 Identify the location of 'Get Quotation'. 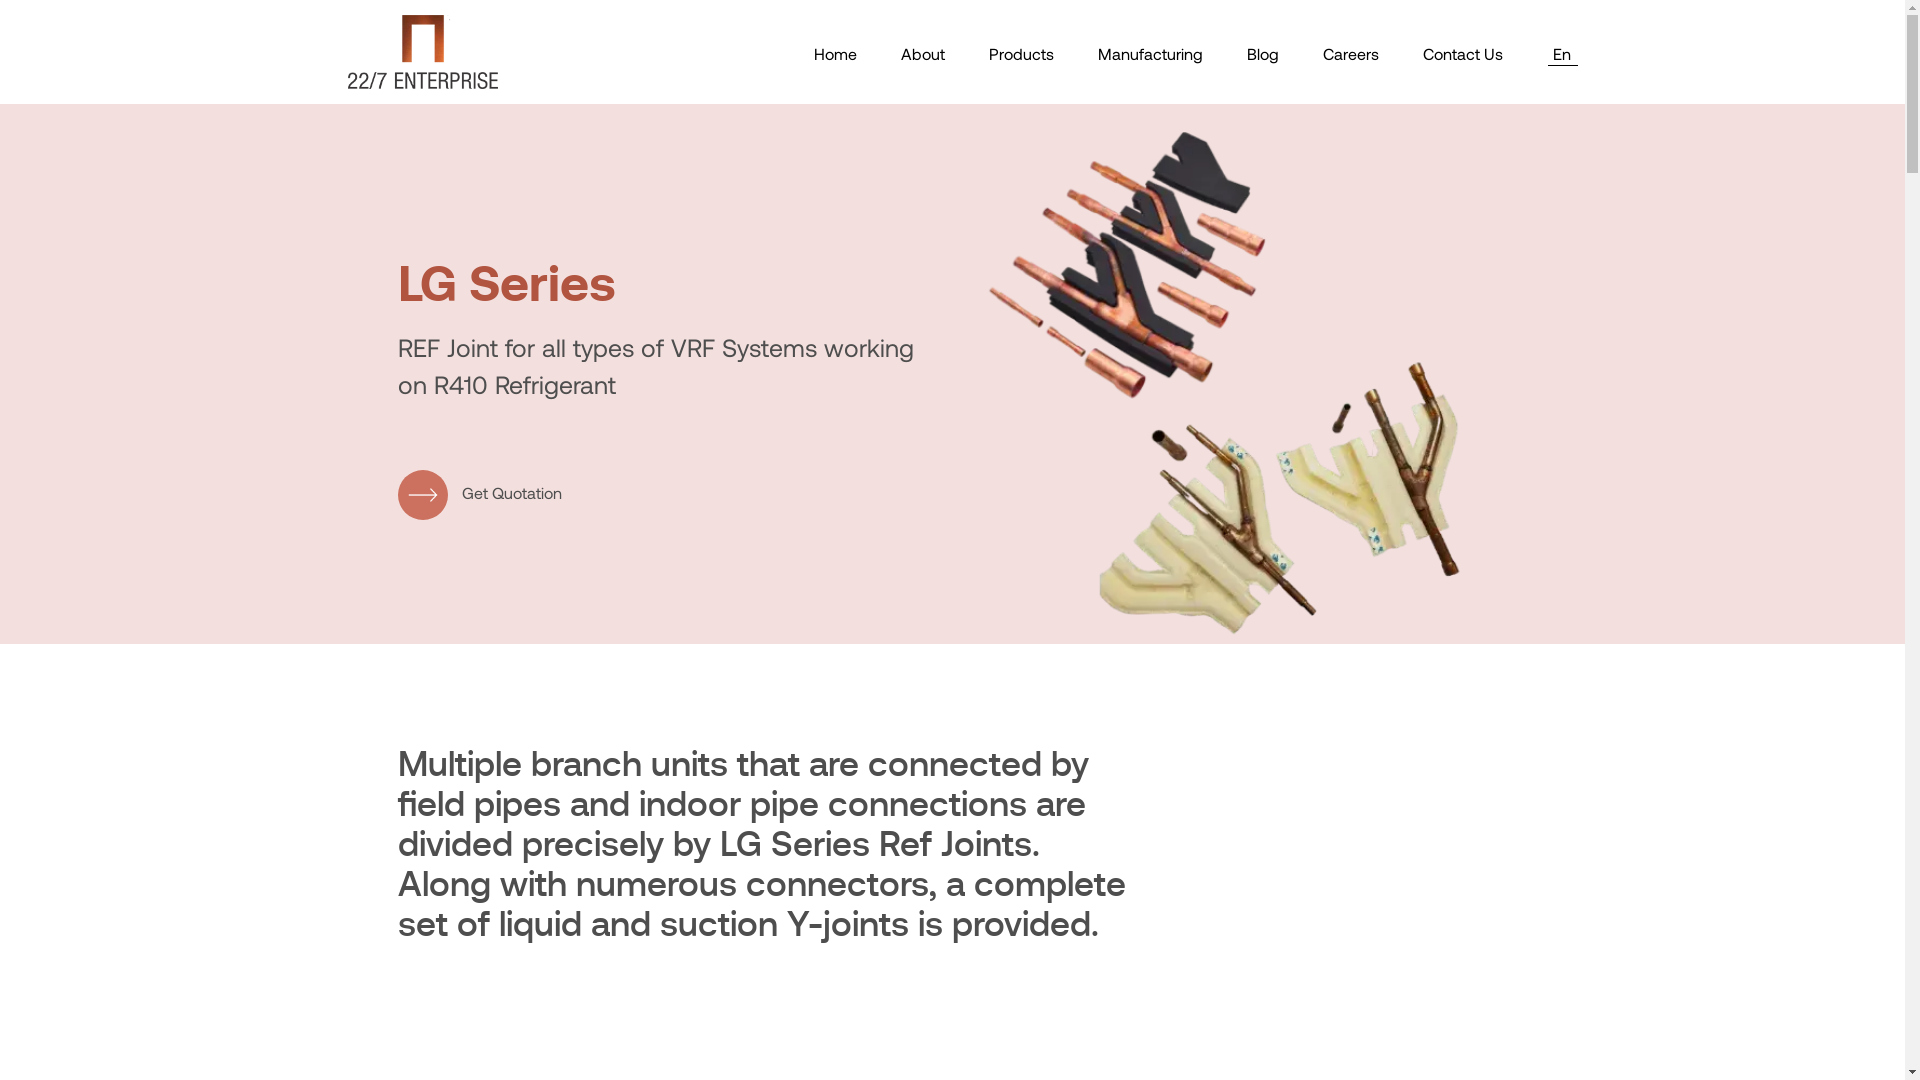
(480, 492).